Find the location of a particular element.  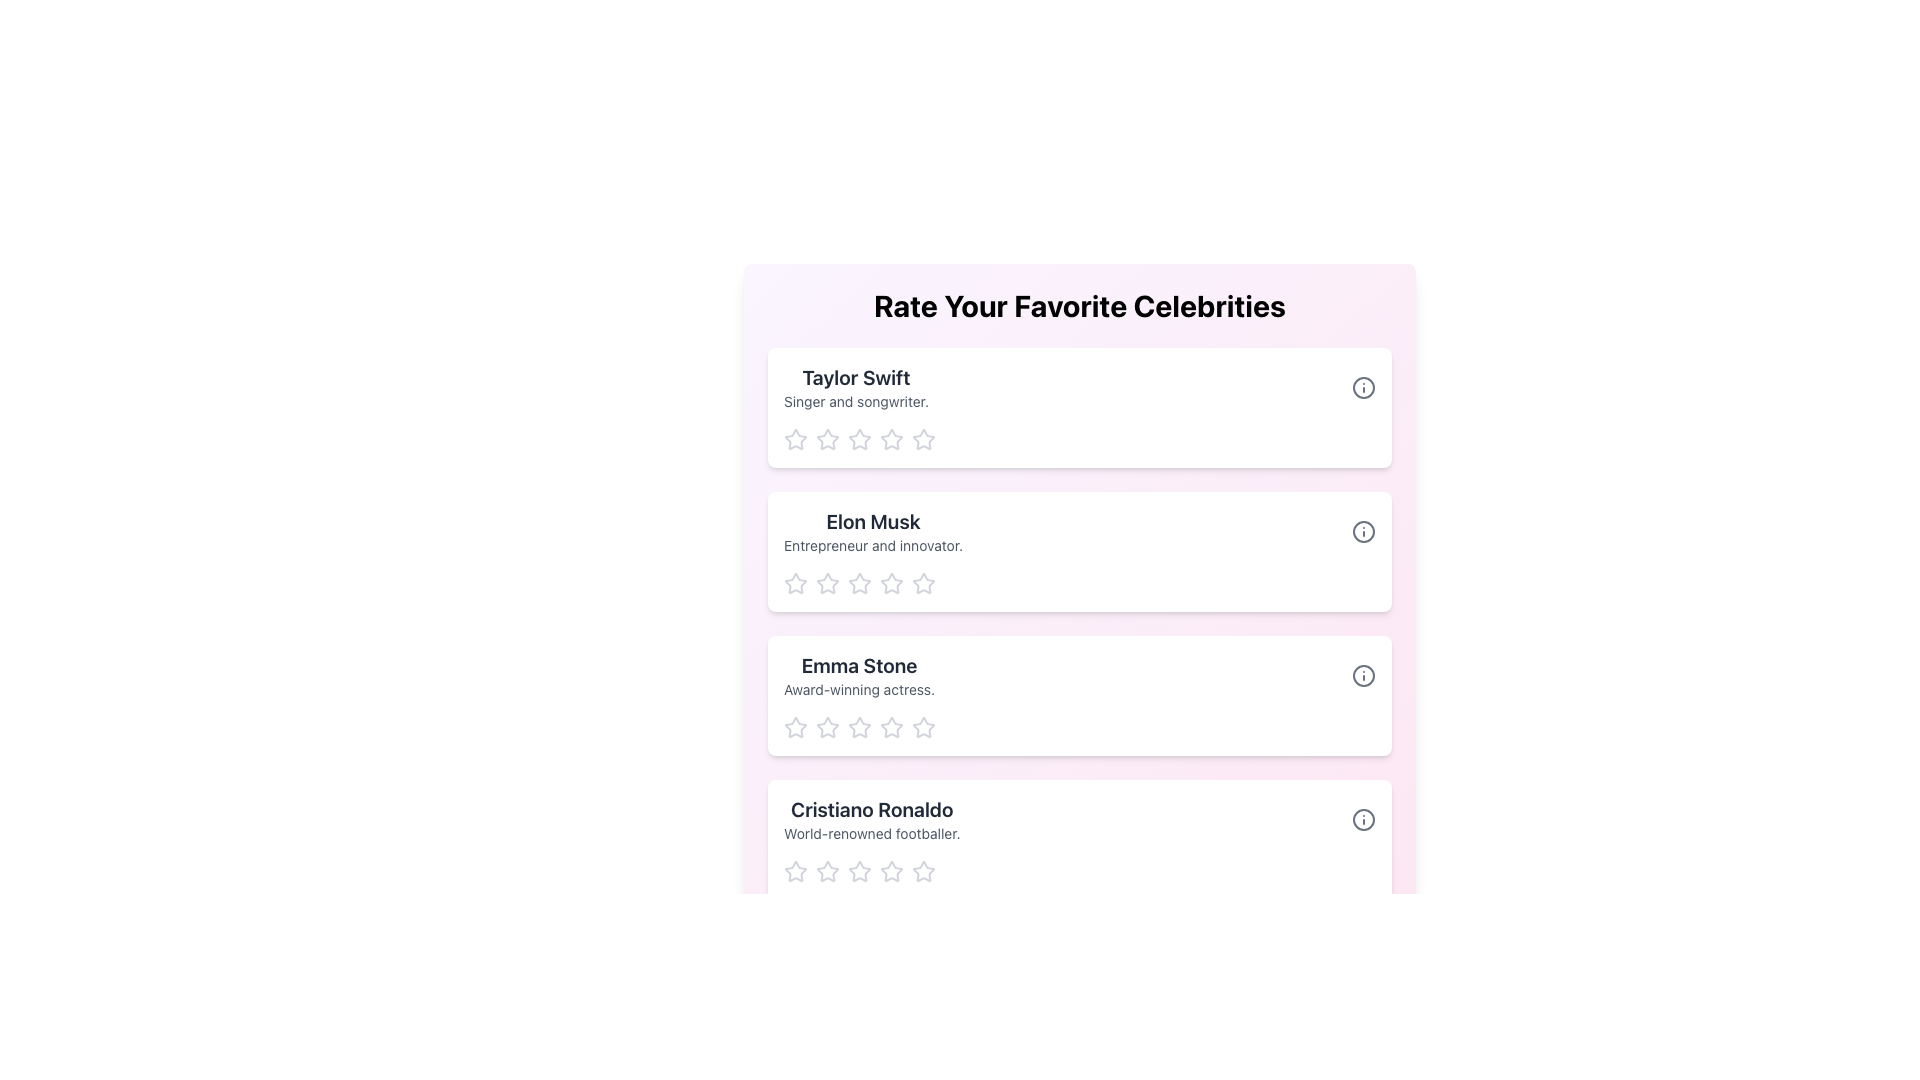

on the fifth star-shaped interactive icon with a hollow gray design, located below the 'Cristiano Ronaldo' entry is located at coordinates (891, 870).